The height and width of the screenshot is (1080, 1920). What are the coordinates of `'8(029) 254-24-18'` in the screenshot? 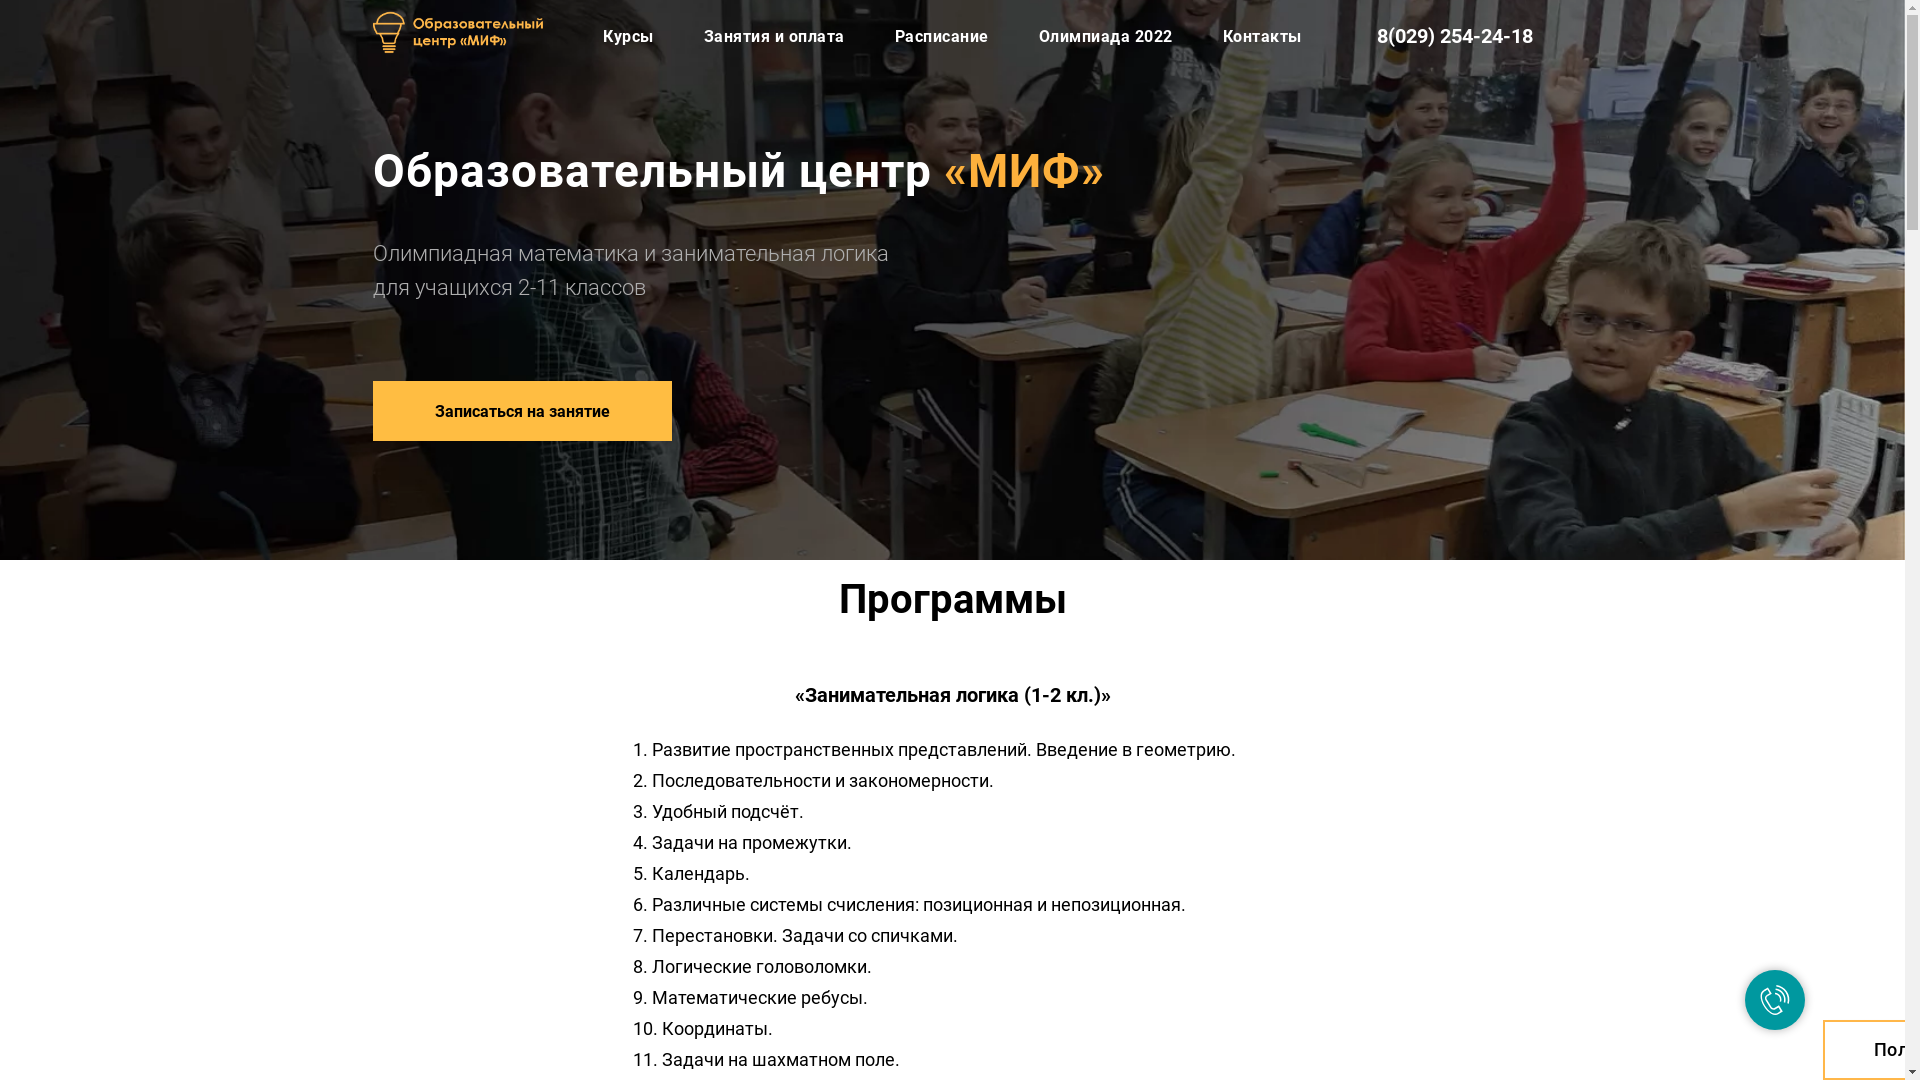 It's located at (1454, 35).